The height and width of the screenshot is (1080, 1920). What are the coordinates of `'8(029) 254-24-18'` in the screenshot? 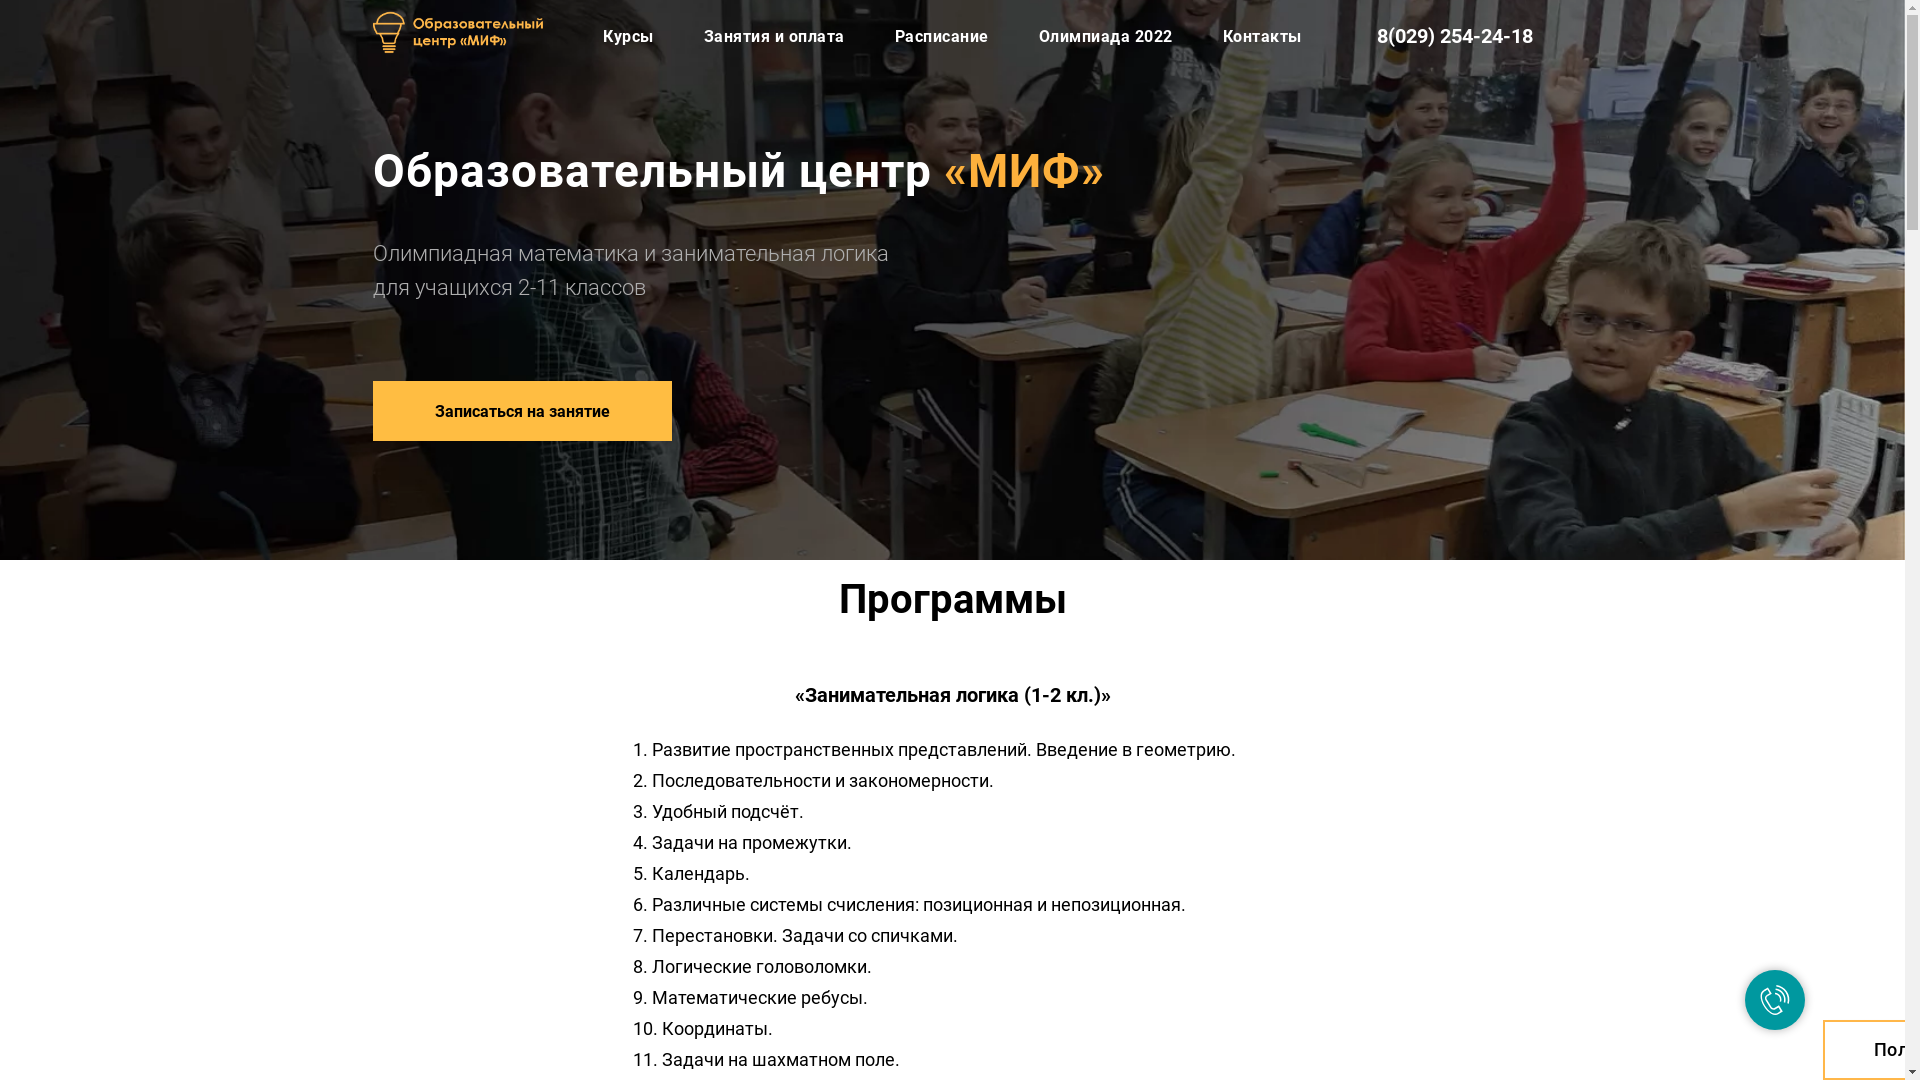 It's located at (1454, 35).